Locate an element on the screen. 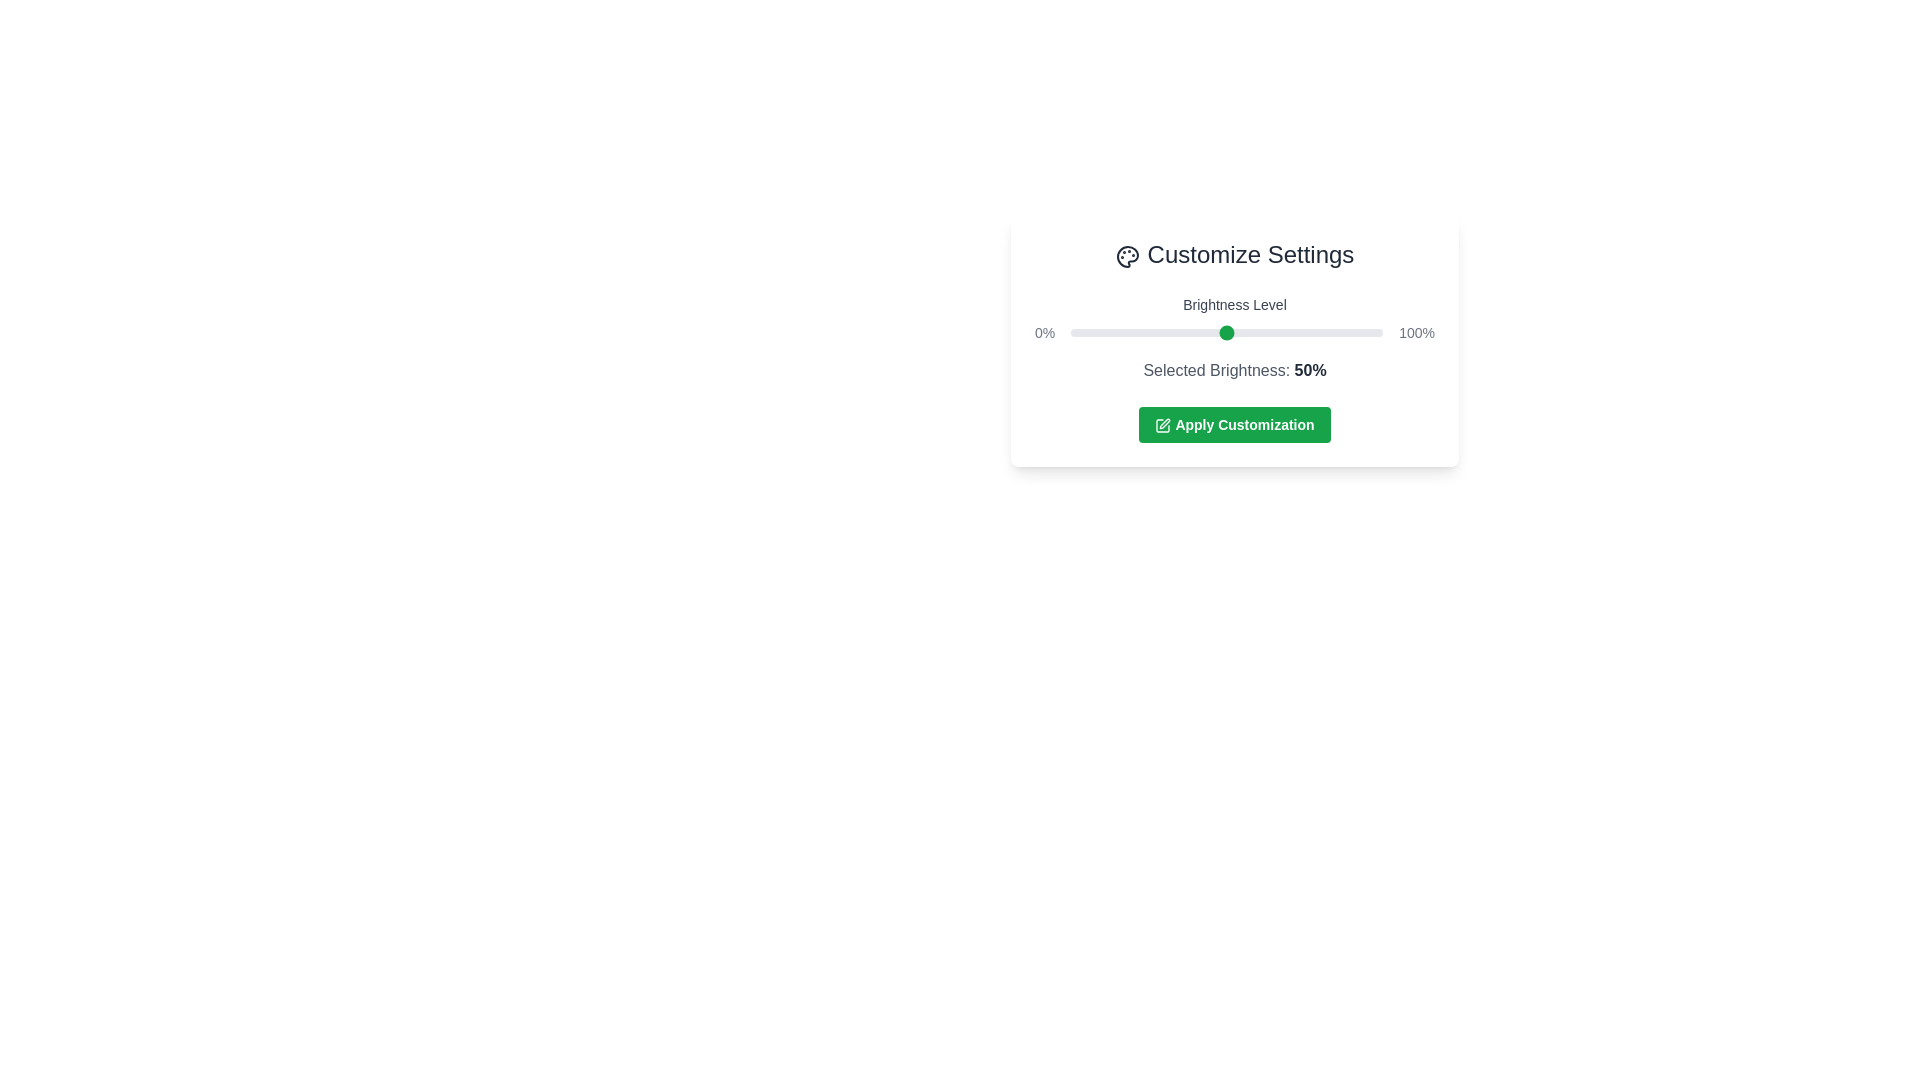 This screenshot has height=1080, width=1920. the brightness is located at coordinates (1094, 331).